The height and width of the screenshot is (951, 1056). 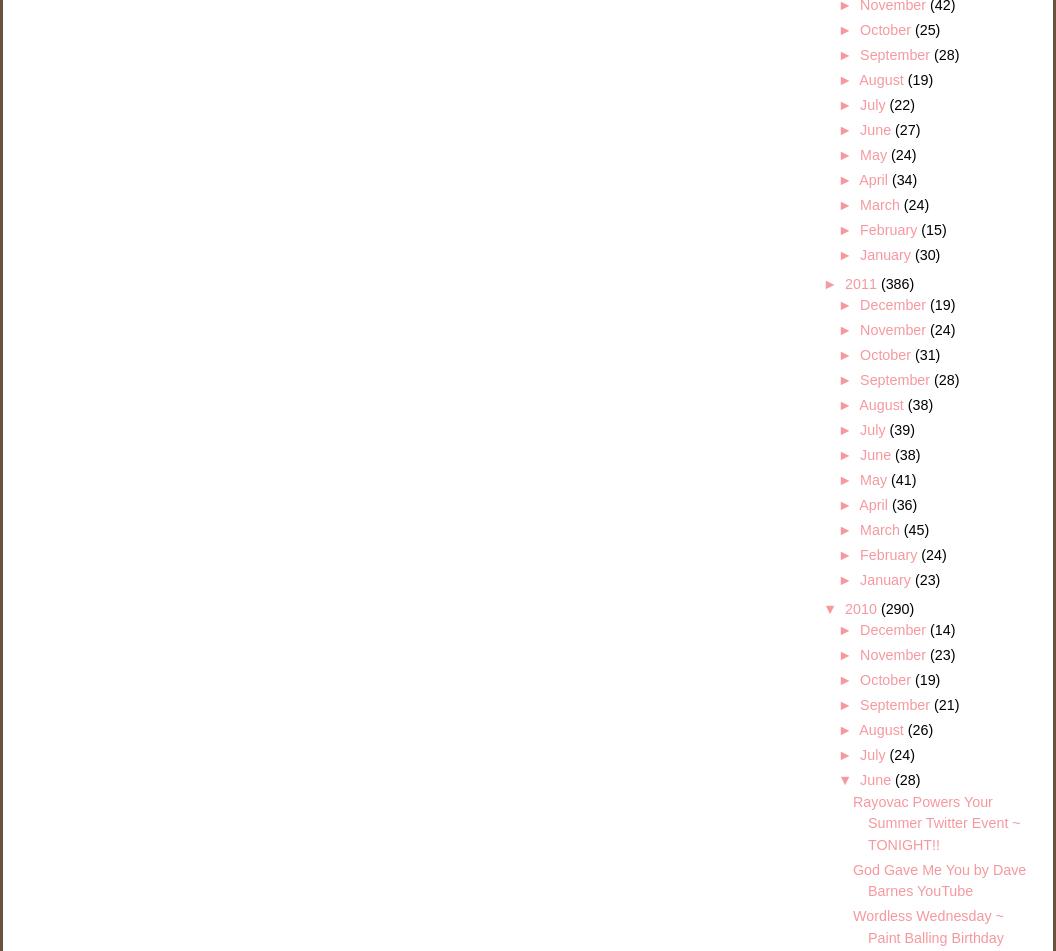 I want to click on '(290)', so click(x=878, y=606).